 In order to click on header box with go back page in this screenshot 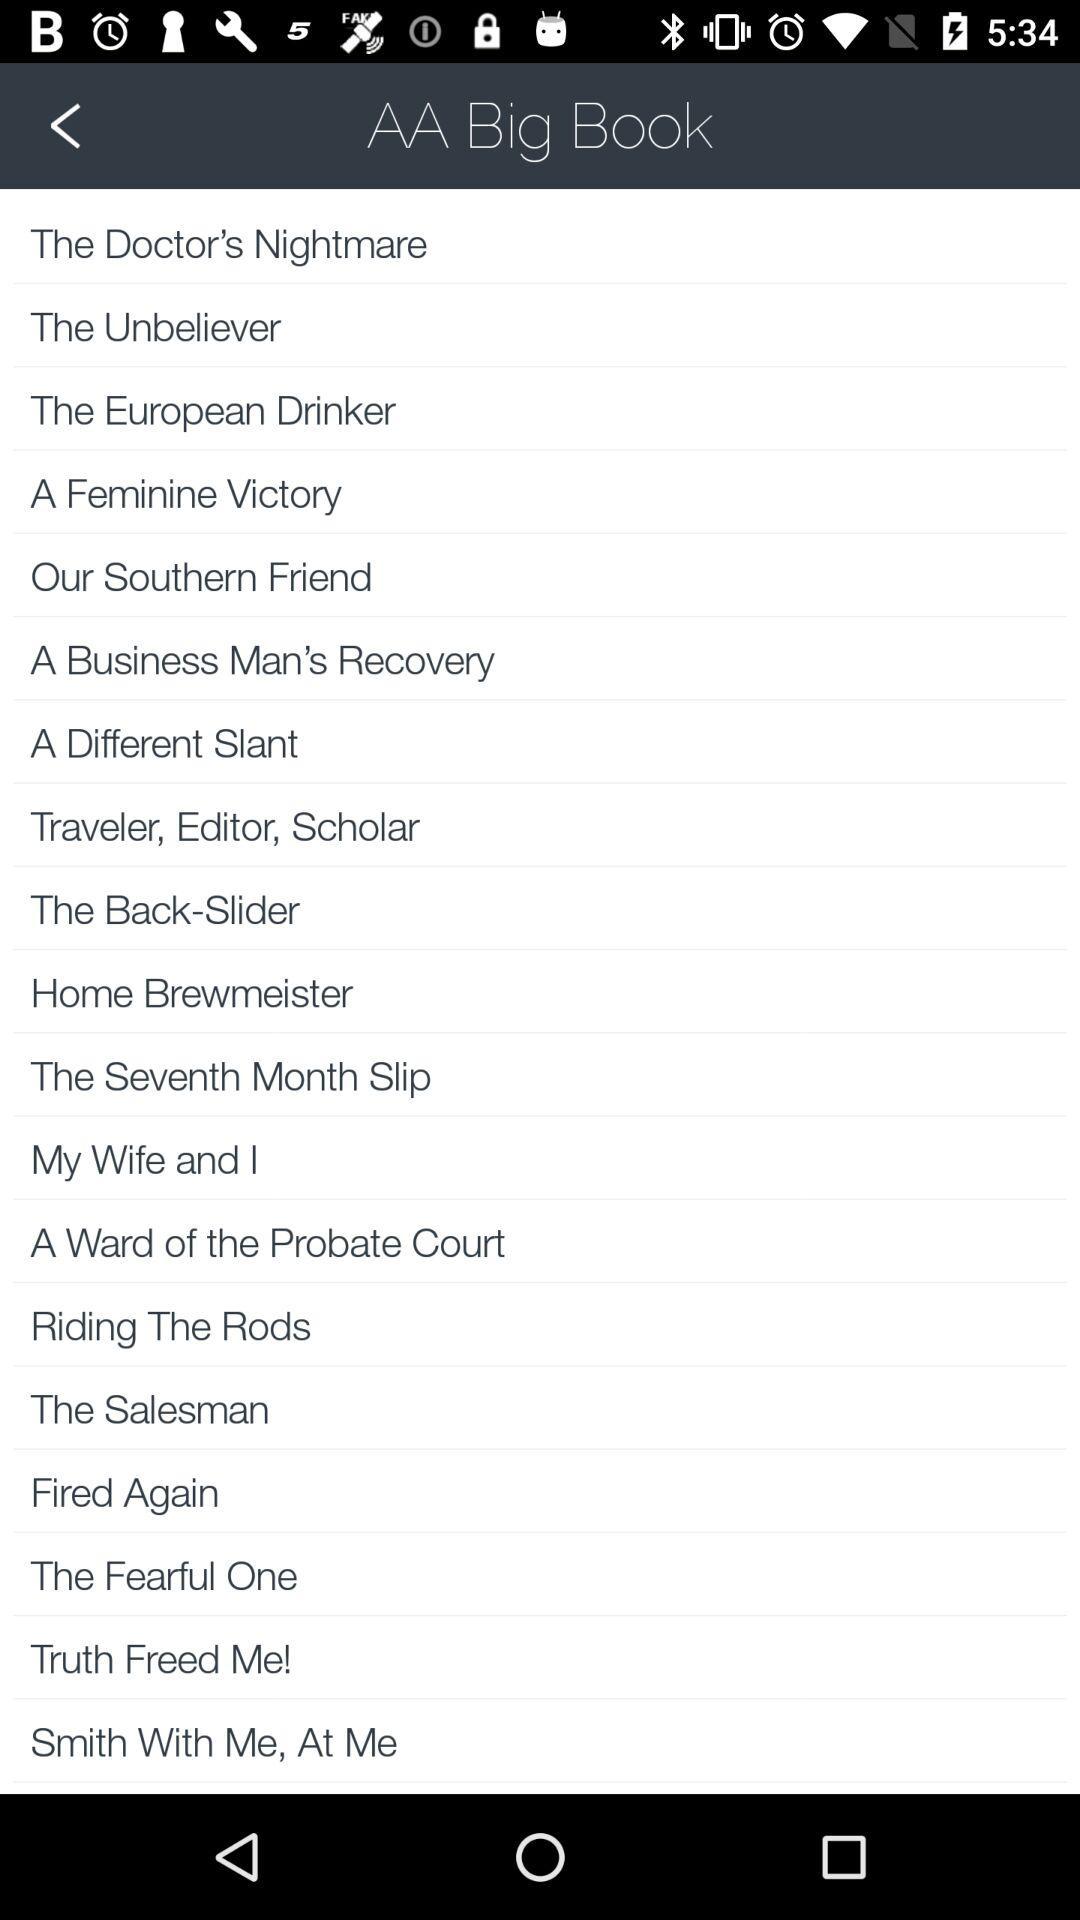, I will do `click(540, 124)`.